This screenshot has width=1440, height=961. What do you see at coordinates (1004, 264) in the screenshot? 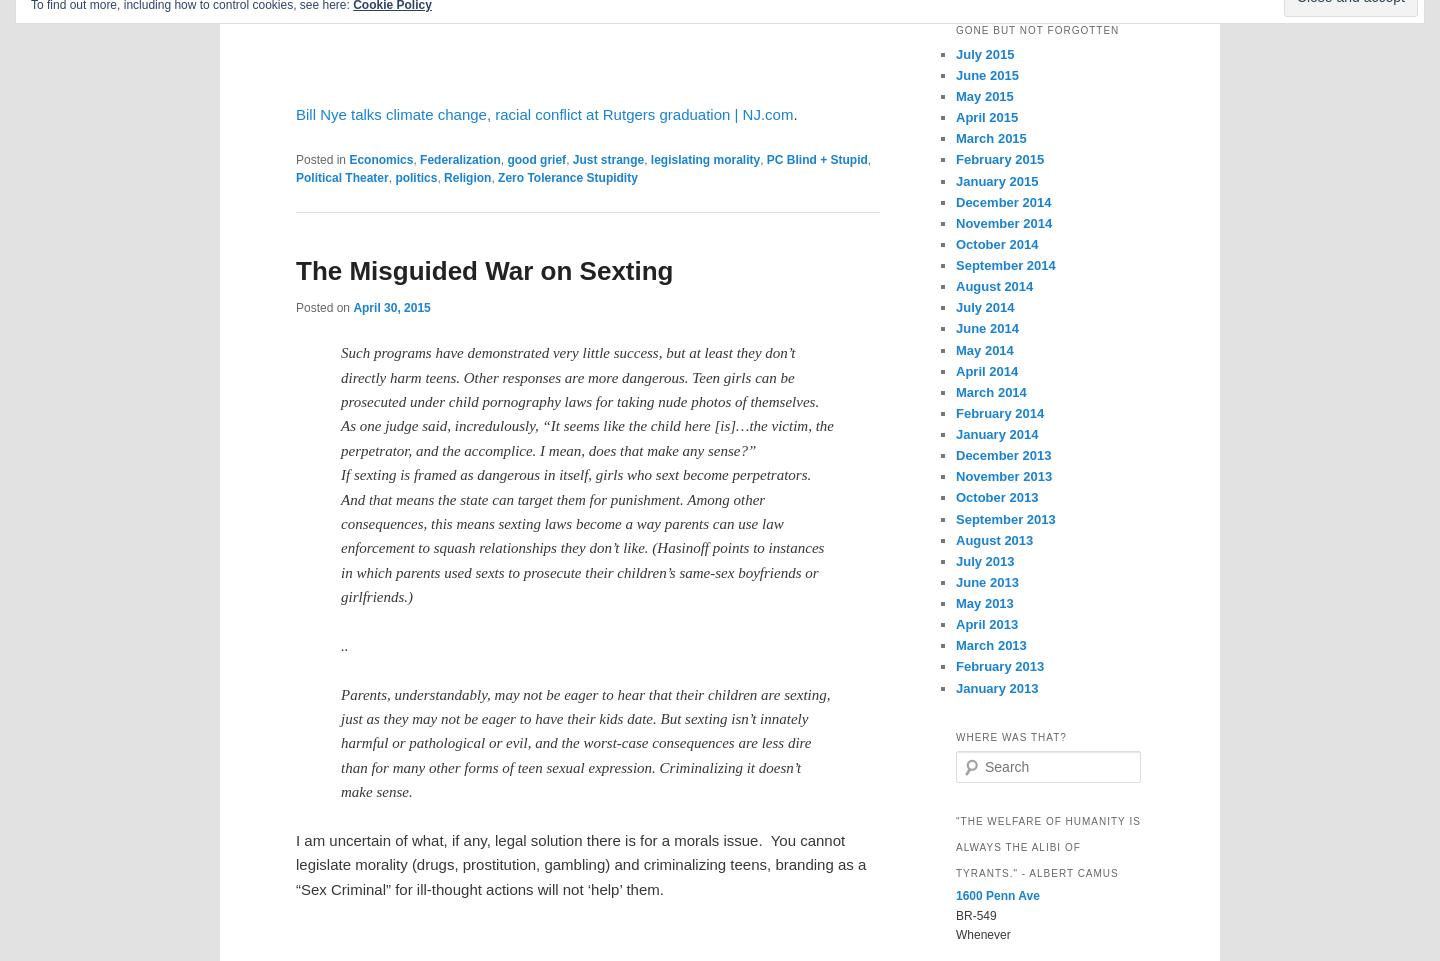
I see `'September 2014'` at bounding box center [1004, 264].